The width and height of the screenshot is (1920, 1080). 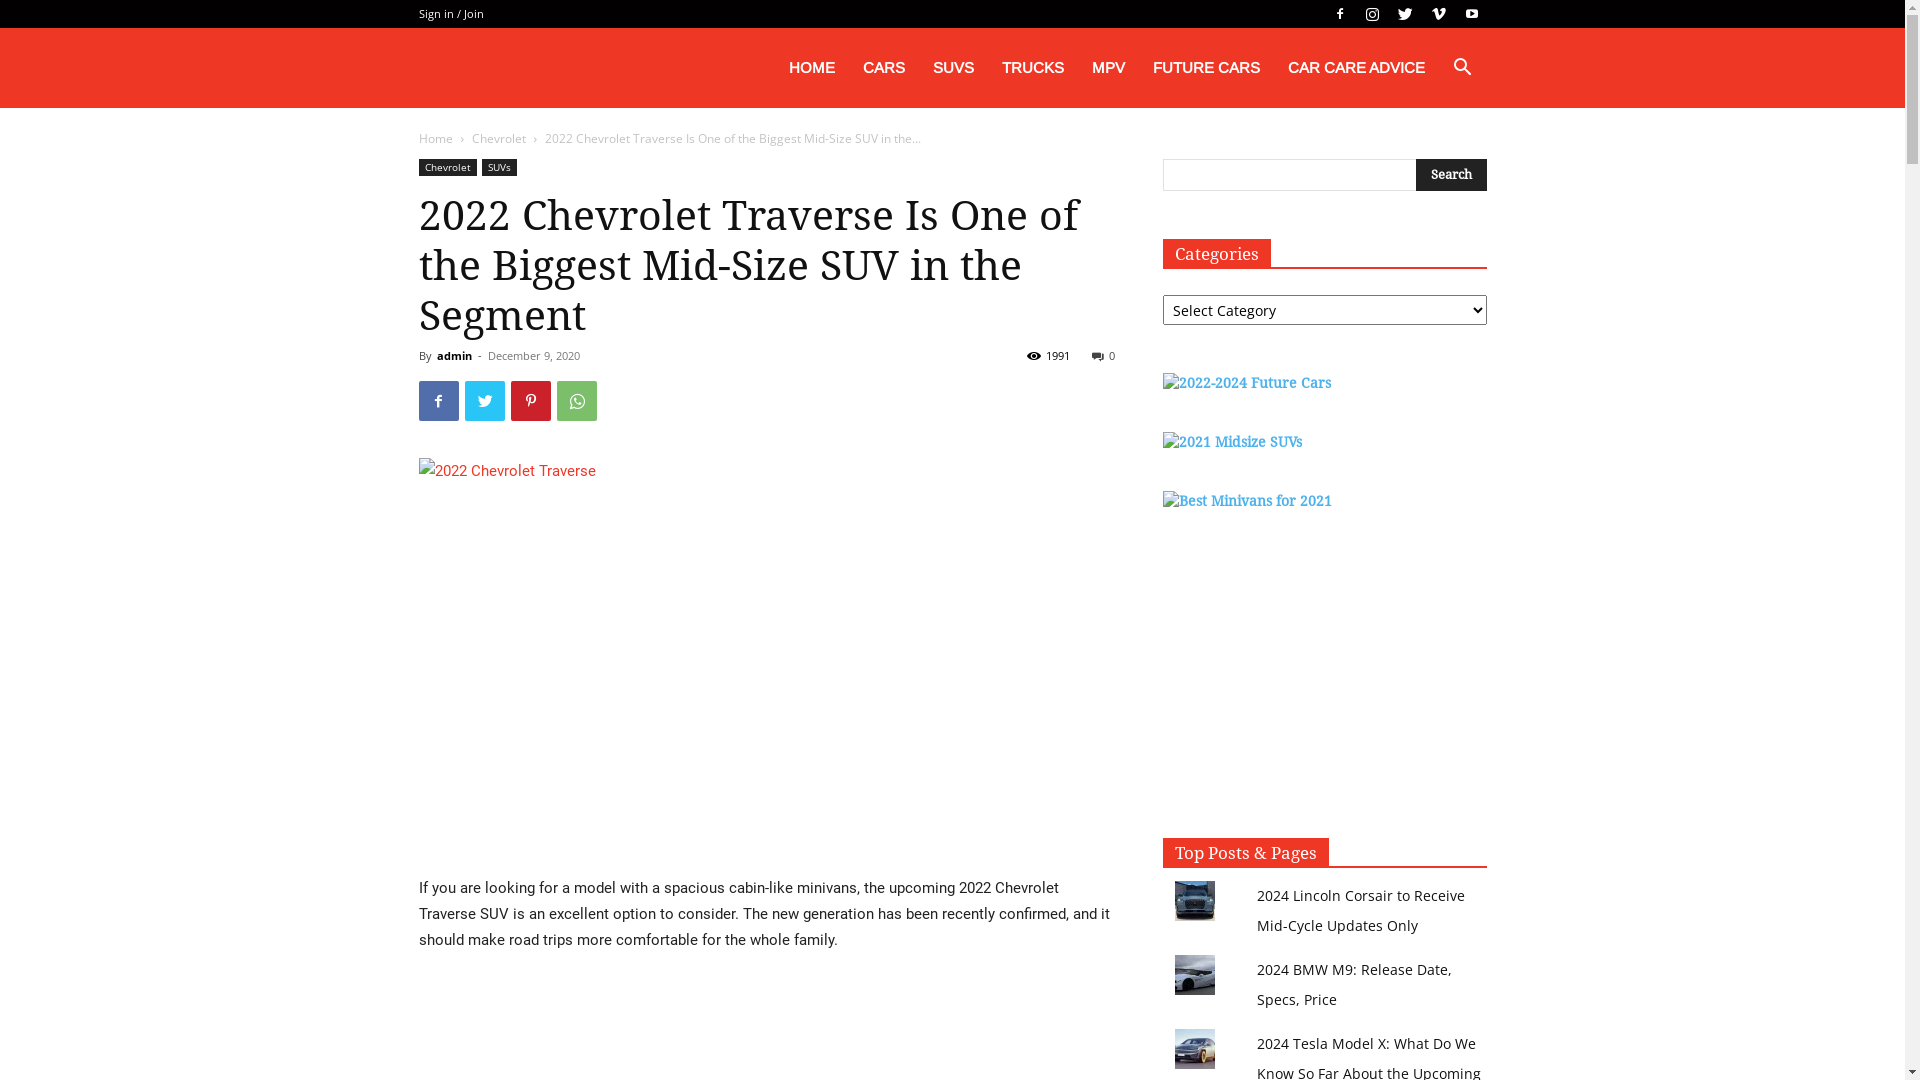 What do you see at coordinates (1404, 14) in the screenshot?
I see `'Twitter'` at bounding box center [1404, 14].